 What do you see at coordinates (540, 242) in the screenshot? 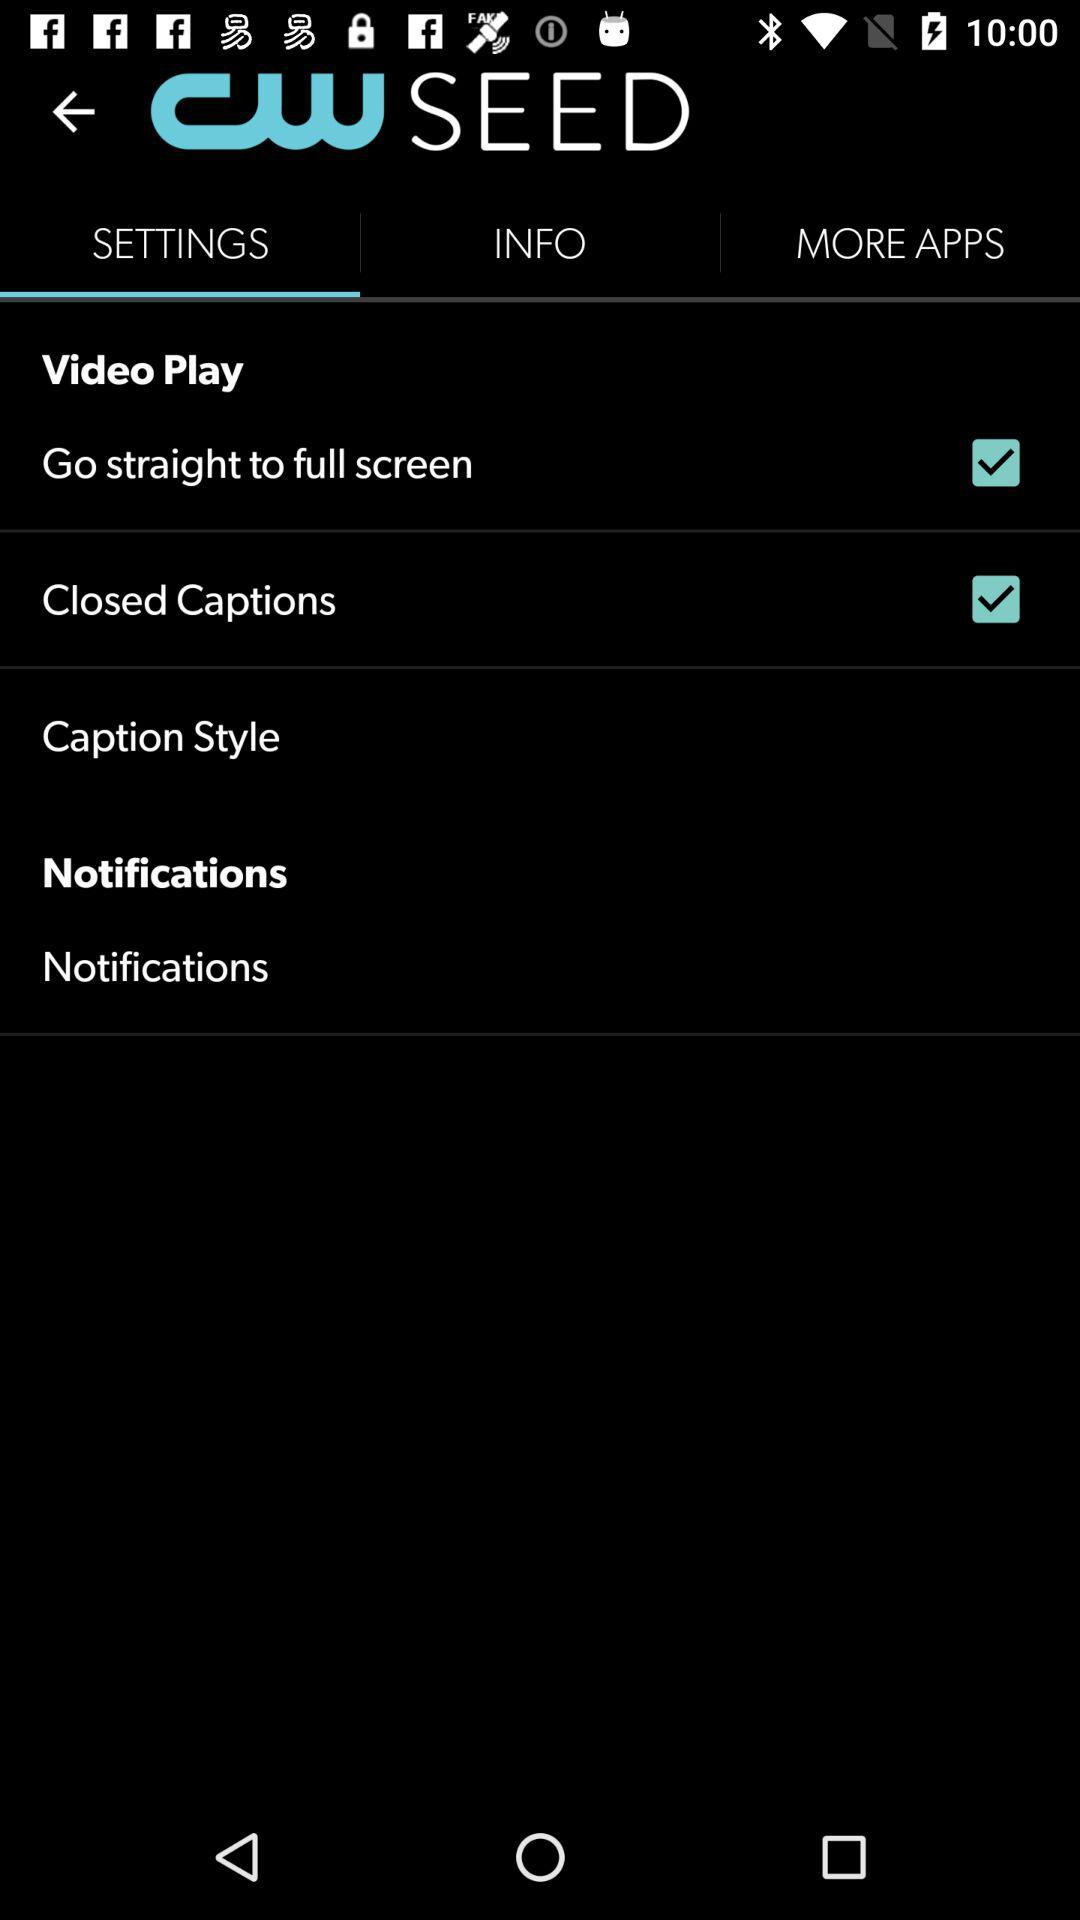
I see `the icon to the left of more apps item` at bounding box center [540, 242].